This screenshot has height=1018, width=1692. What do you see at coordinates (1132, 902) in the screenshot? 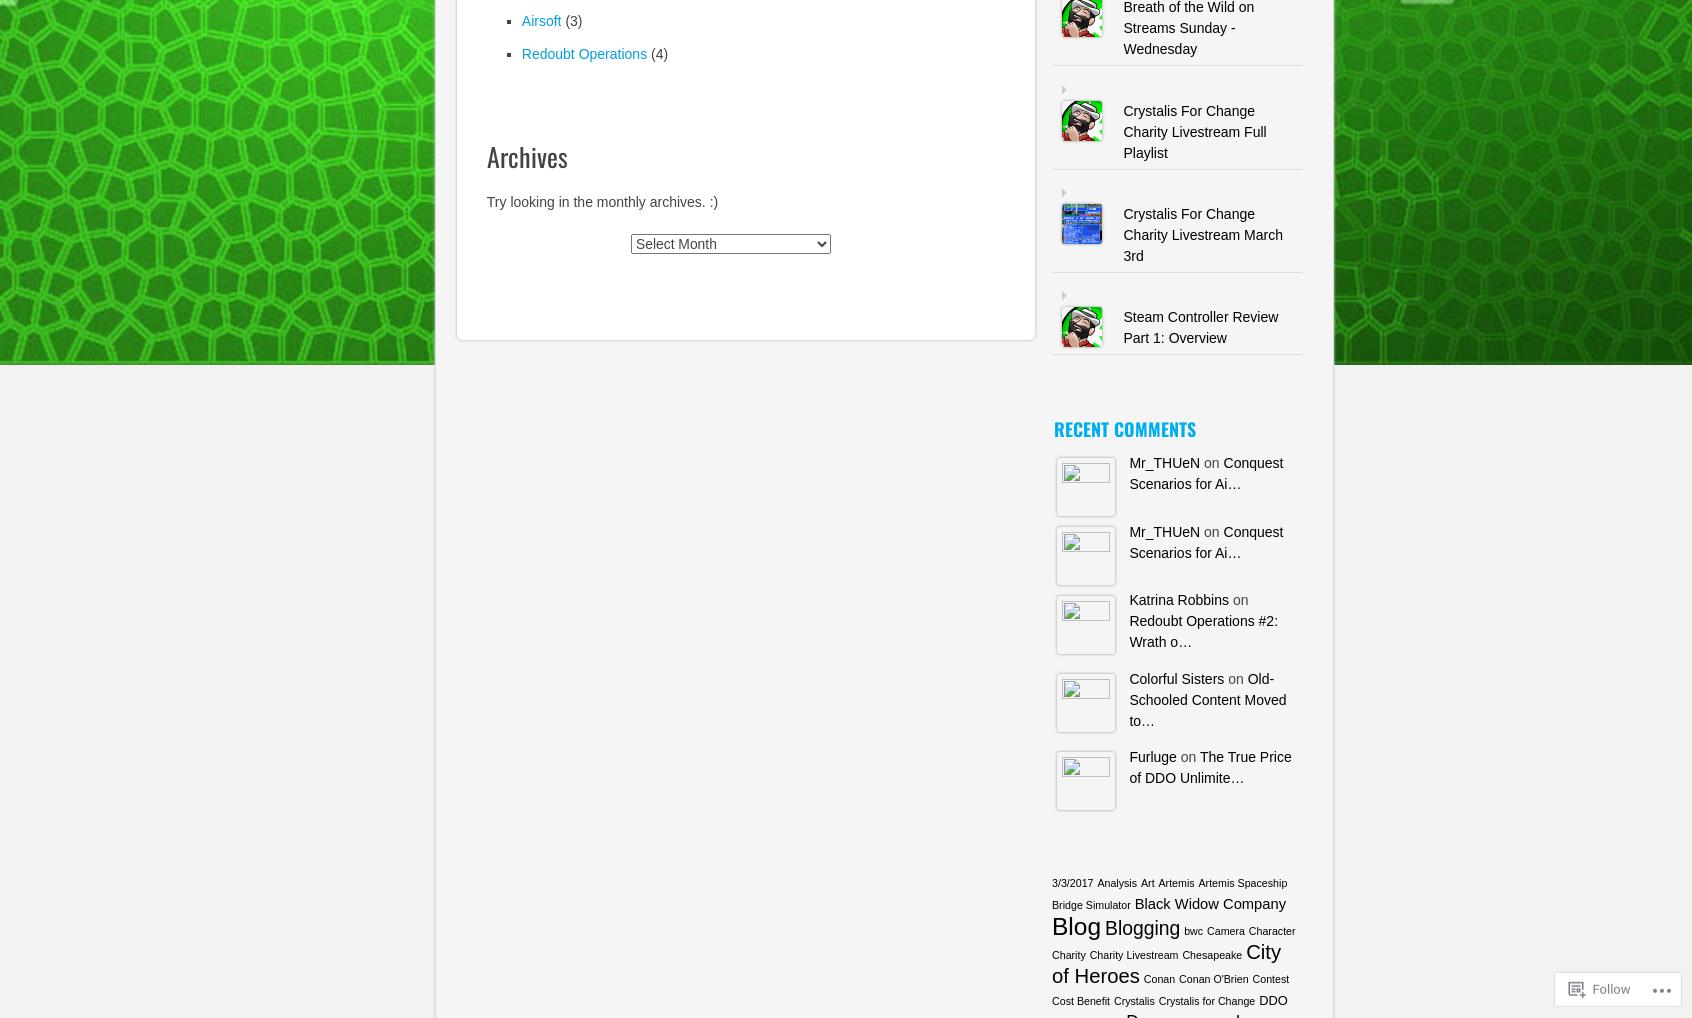
I see `'Black Widow Company'` at bounding box center [1132, 902].